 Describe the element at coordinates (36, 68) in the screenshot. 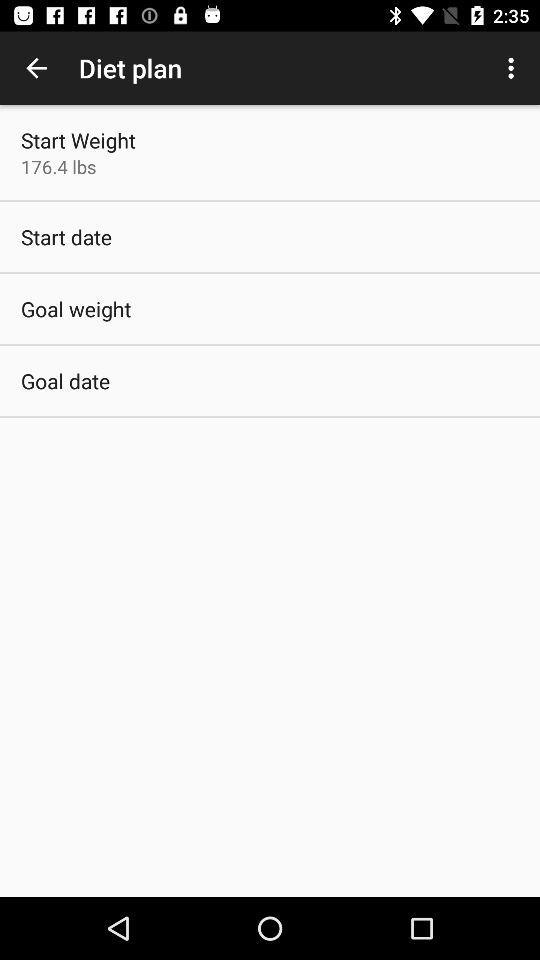

I see `item above the start weight icon` at that location.